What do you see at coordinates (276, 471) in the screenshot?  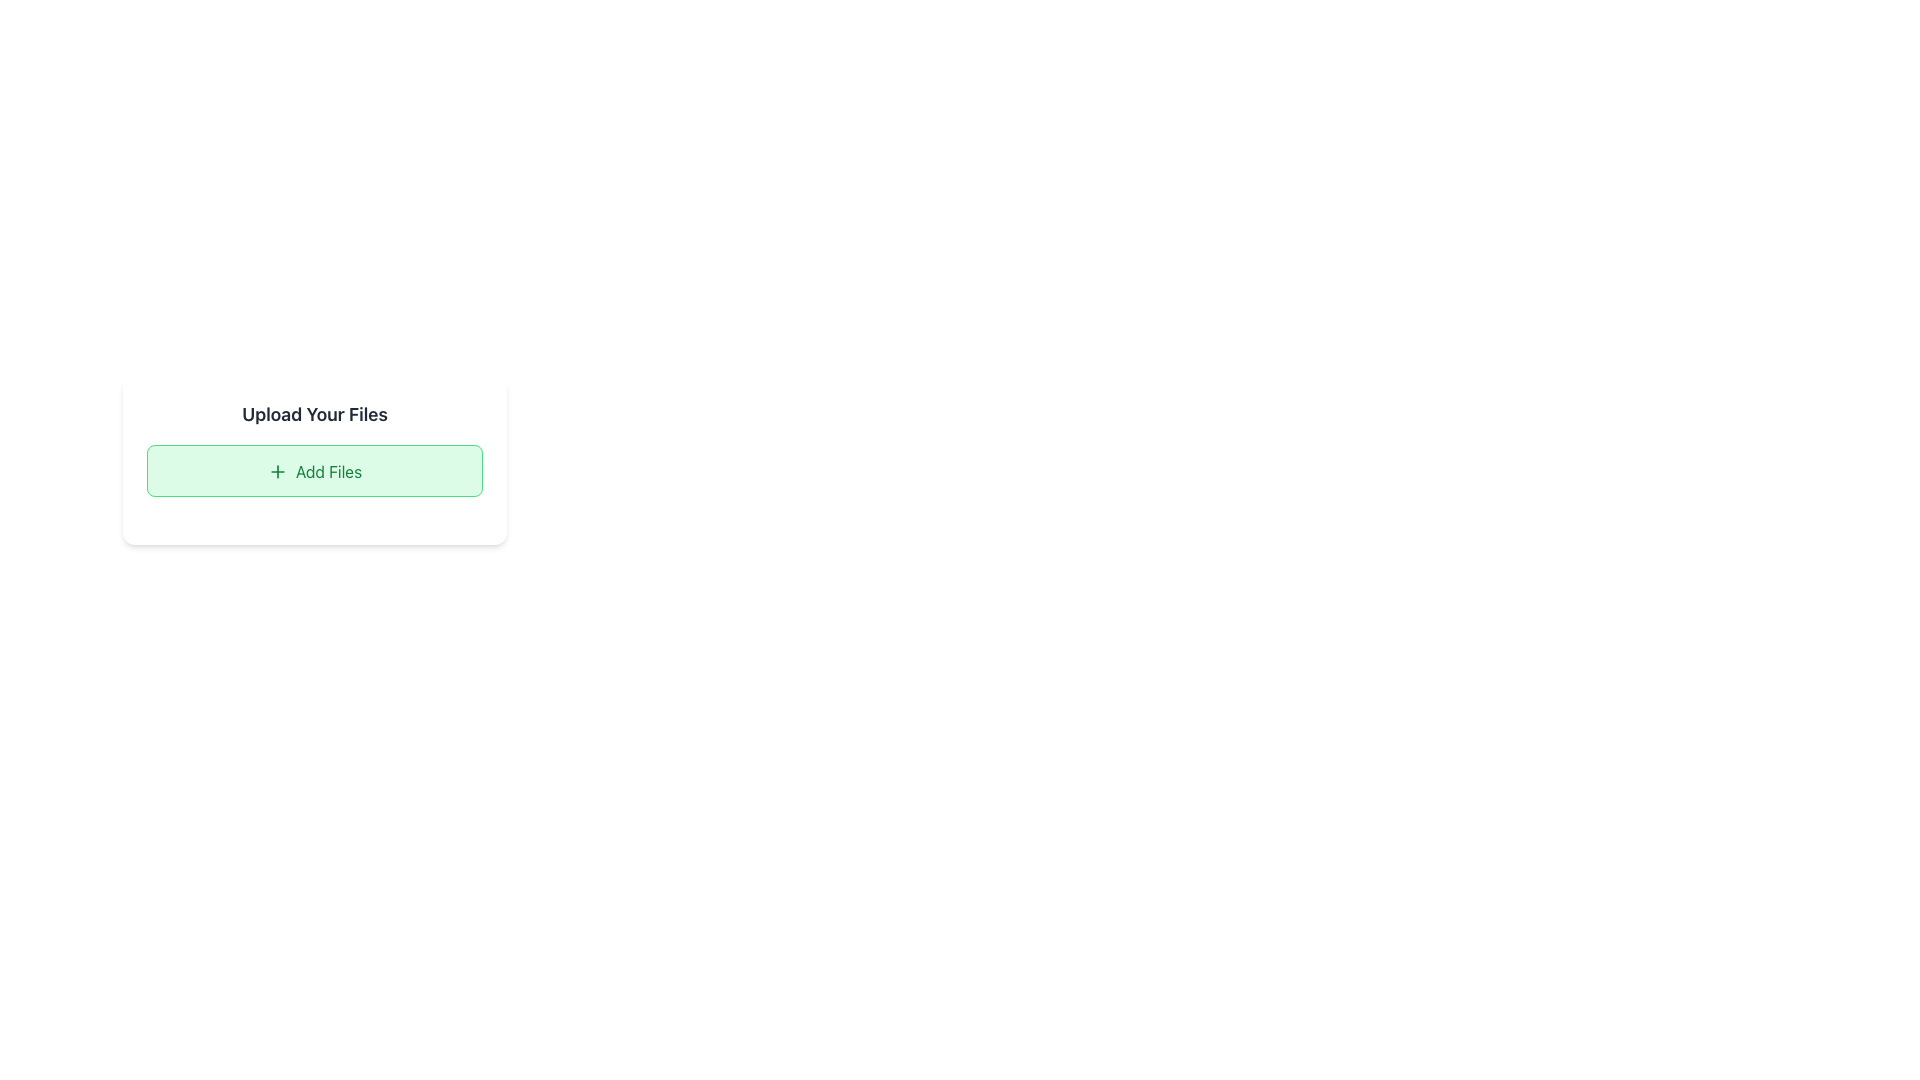 I see `the plus icon inside the 'Add Files' button` at bounding box center [276, 471].